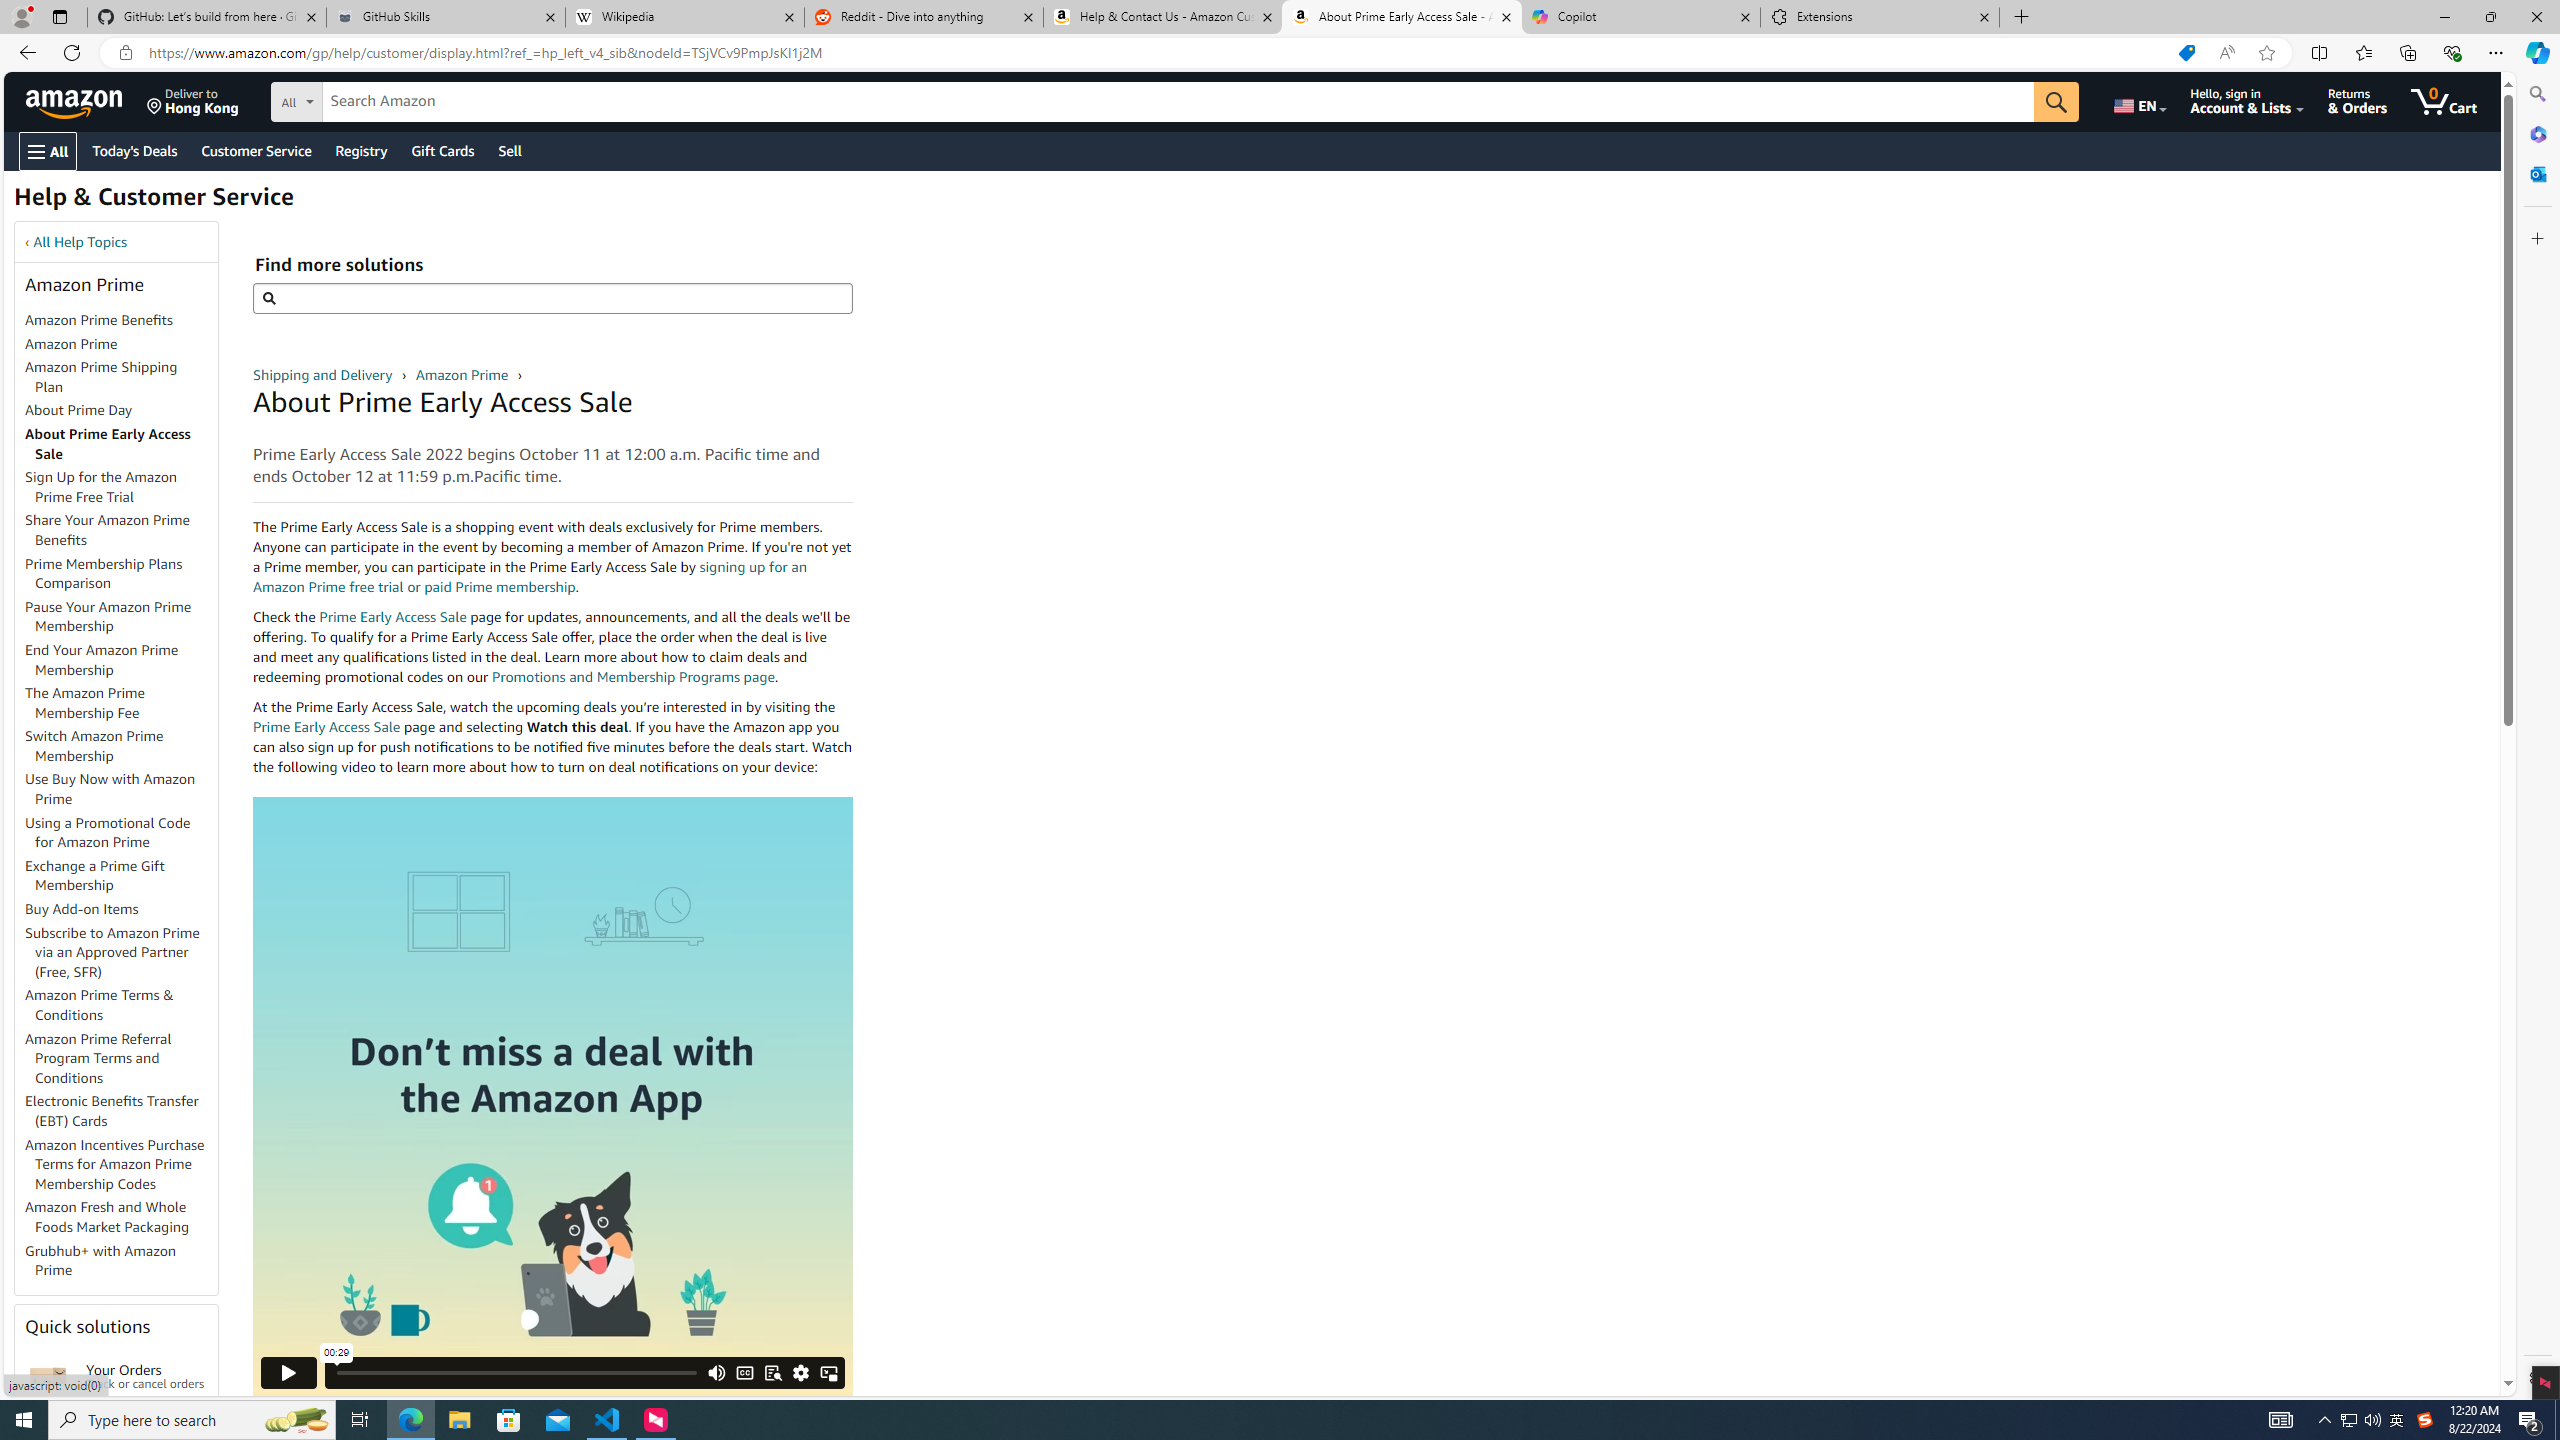  Describe the element at coordinates (121, 321) in the screenshot. I see `'Amazon Prime Benefits'` at that location.